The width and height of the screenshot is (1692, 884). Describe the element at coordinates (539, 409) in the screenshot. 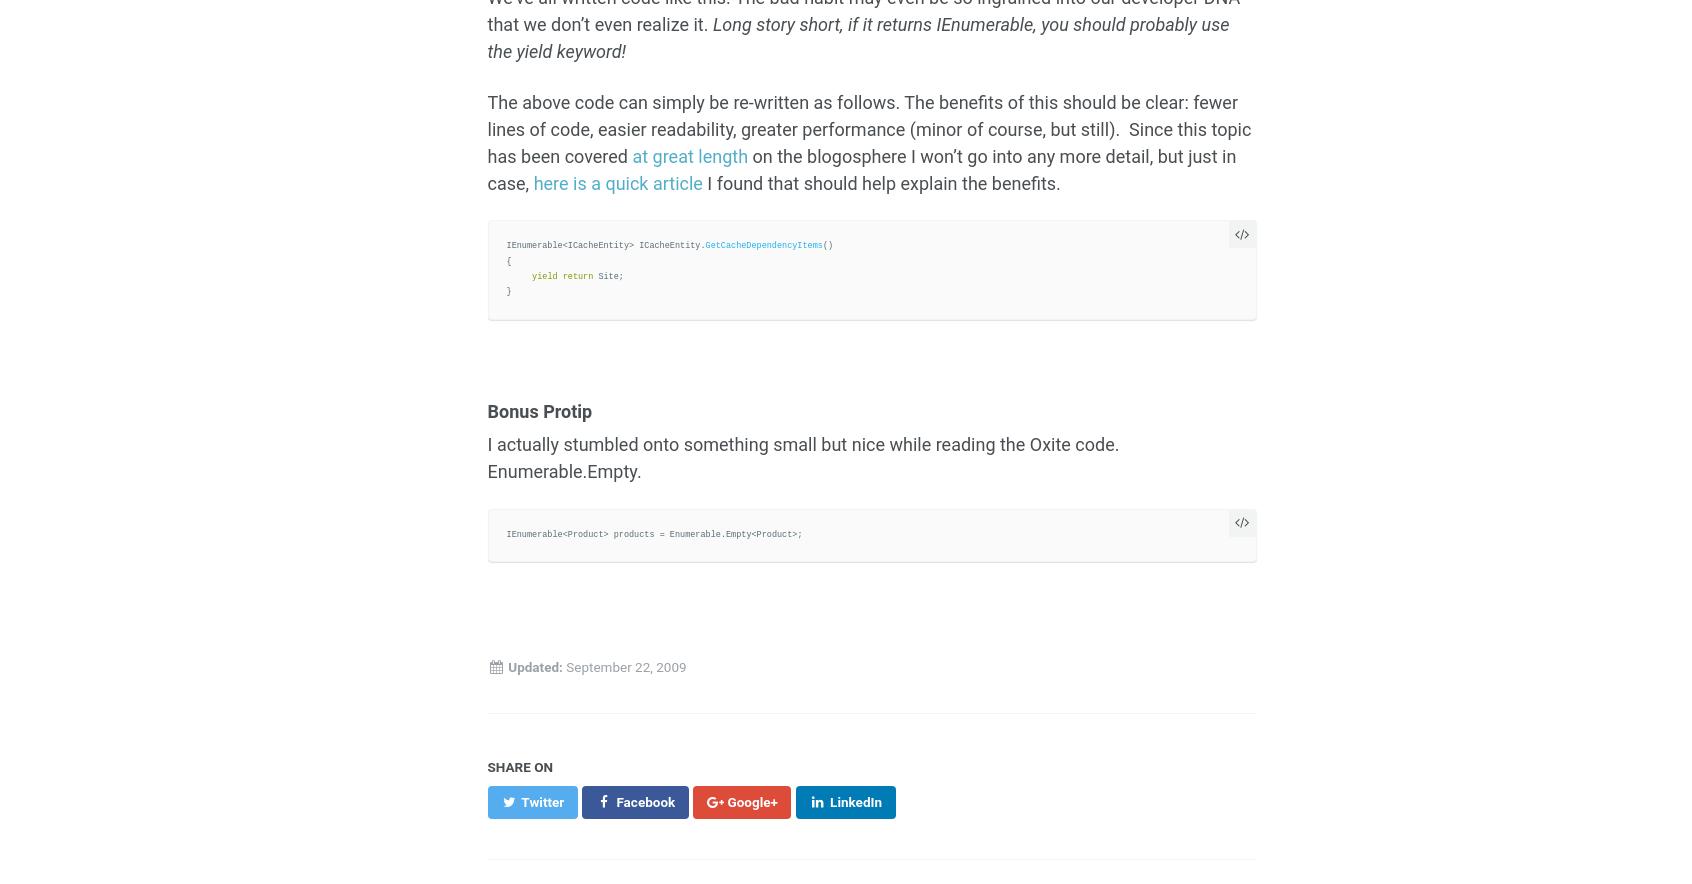

I see `'Bonus Protip'` at that location.